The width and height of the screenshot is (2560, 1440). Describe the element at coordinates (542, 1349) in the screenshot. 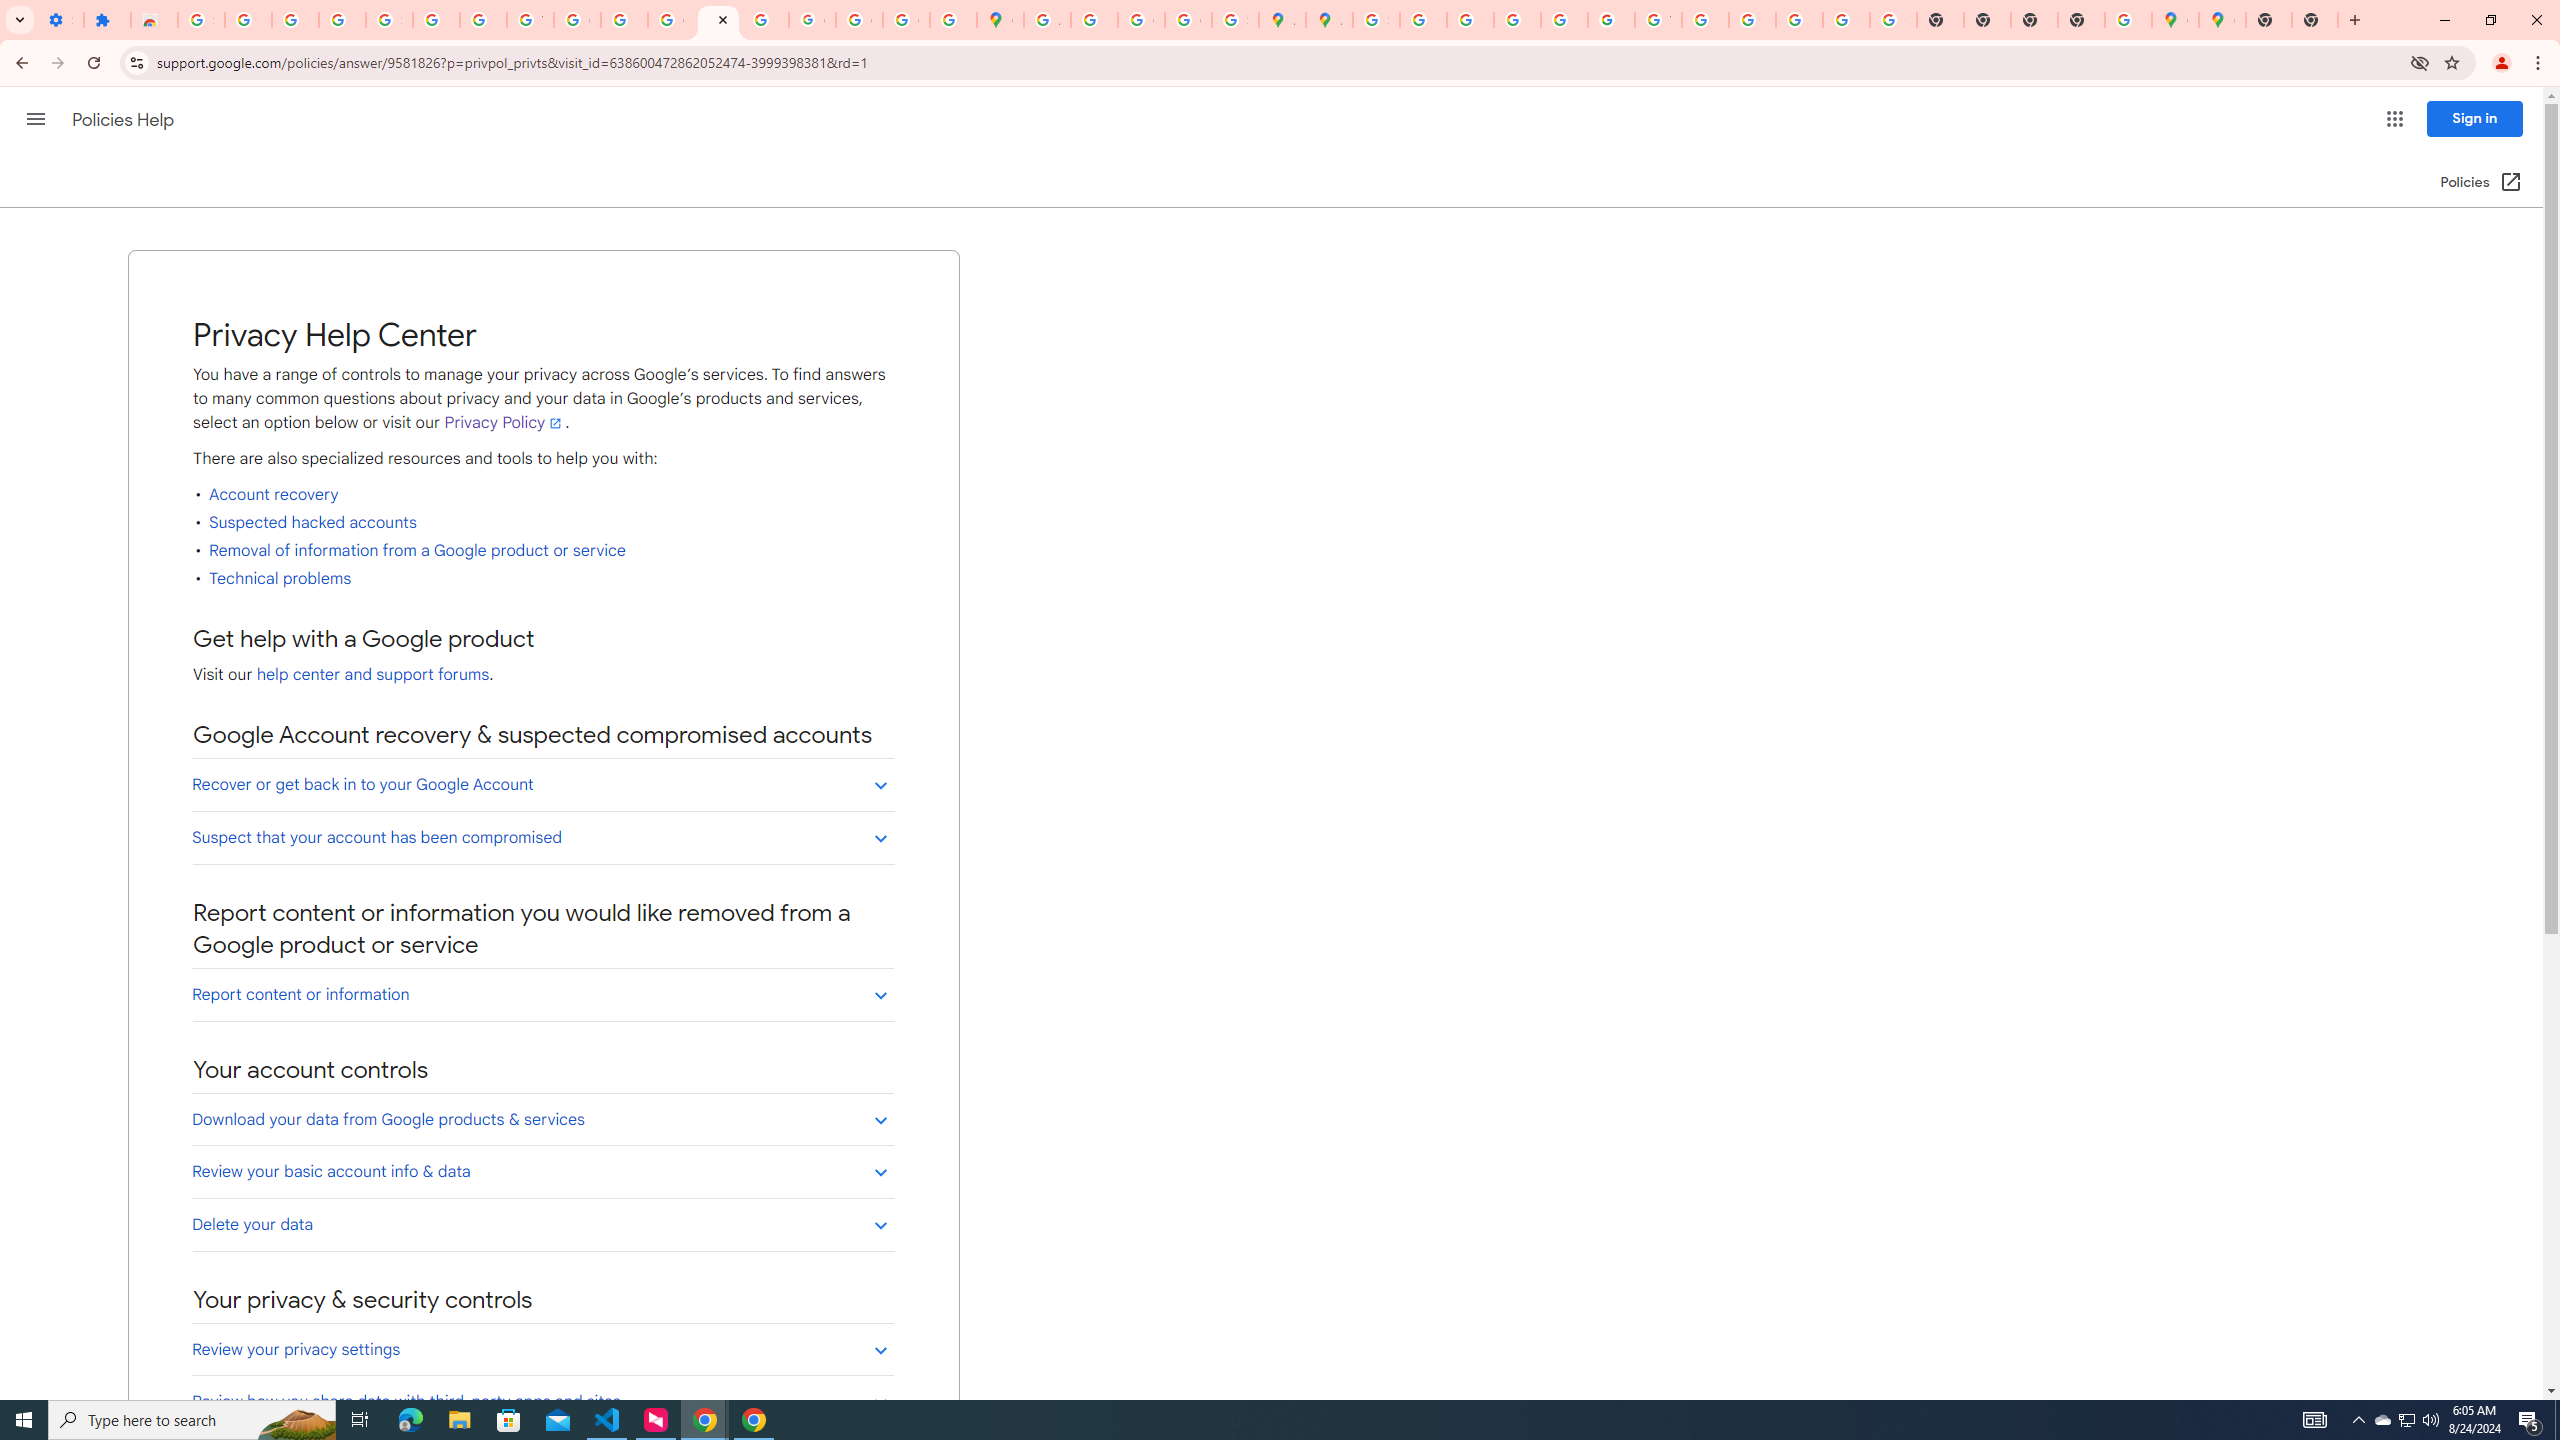

I see `'Review your privacy settings'` at that location.